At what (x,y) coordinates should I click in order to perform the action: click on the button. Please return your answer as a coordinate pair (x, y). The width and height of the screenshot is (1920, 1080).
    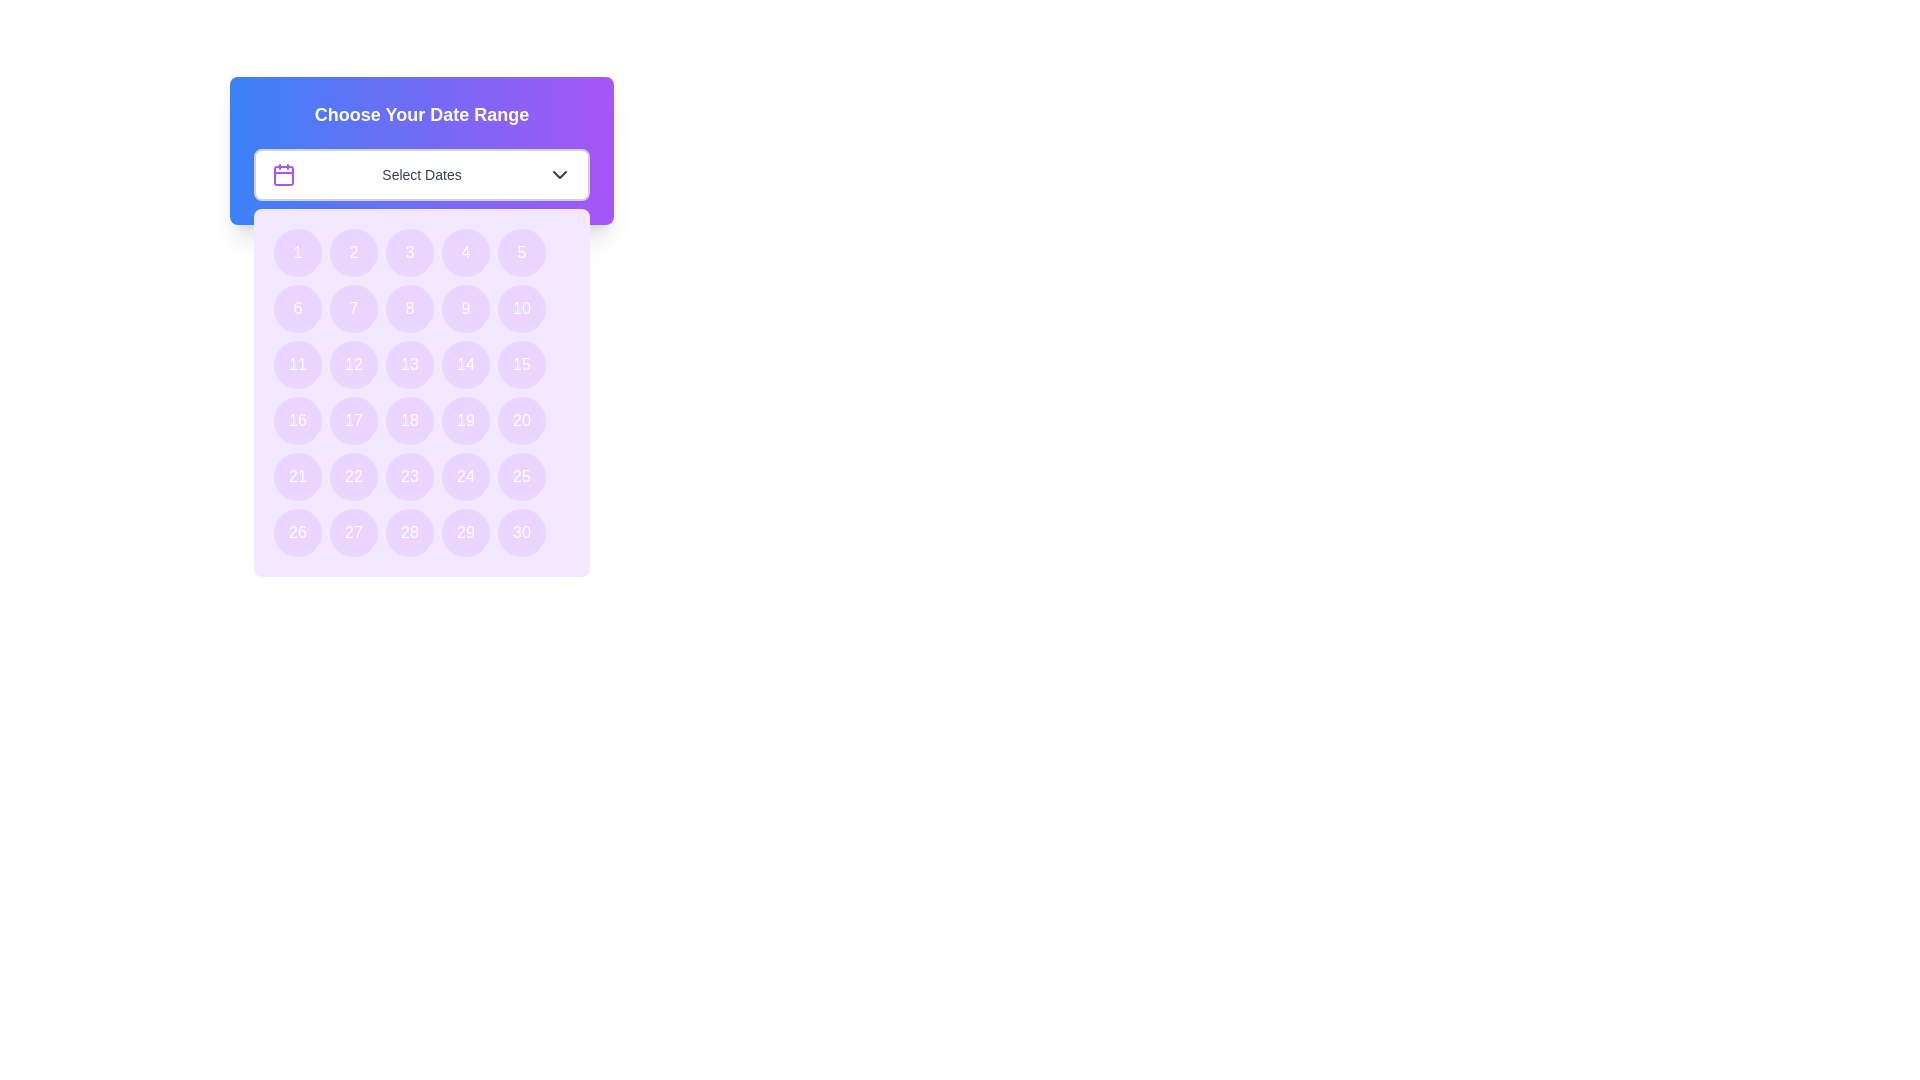
    Looking at the image, I should click on (522, 477).